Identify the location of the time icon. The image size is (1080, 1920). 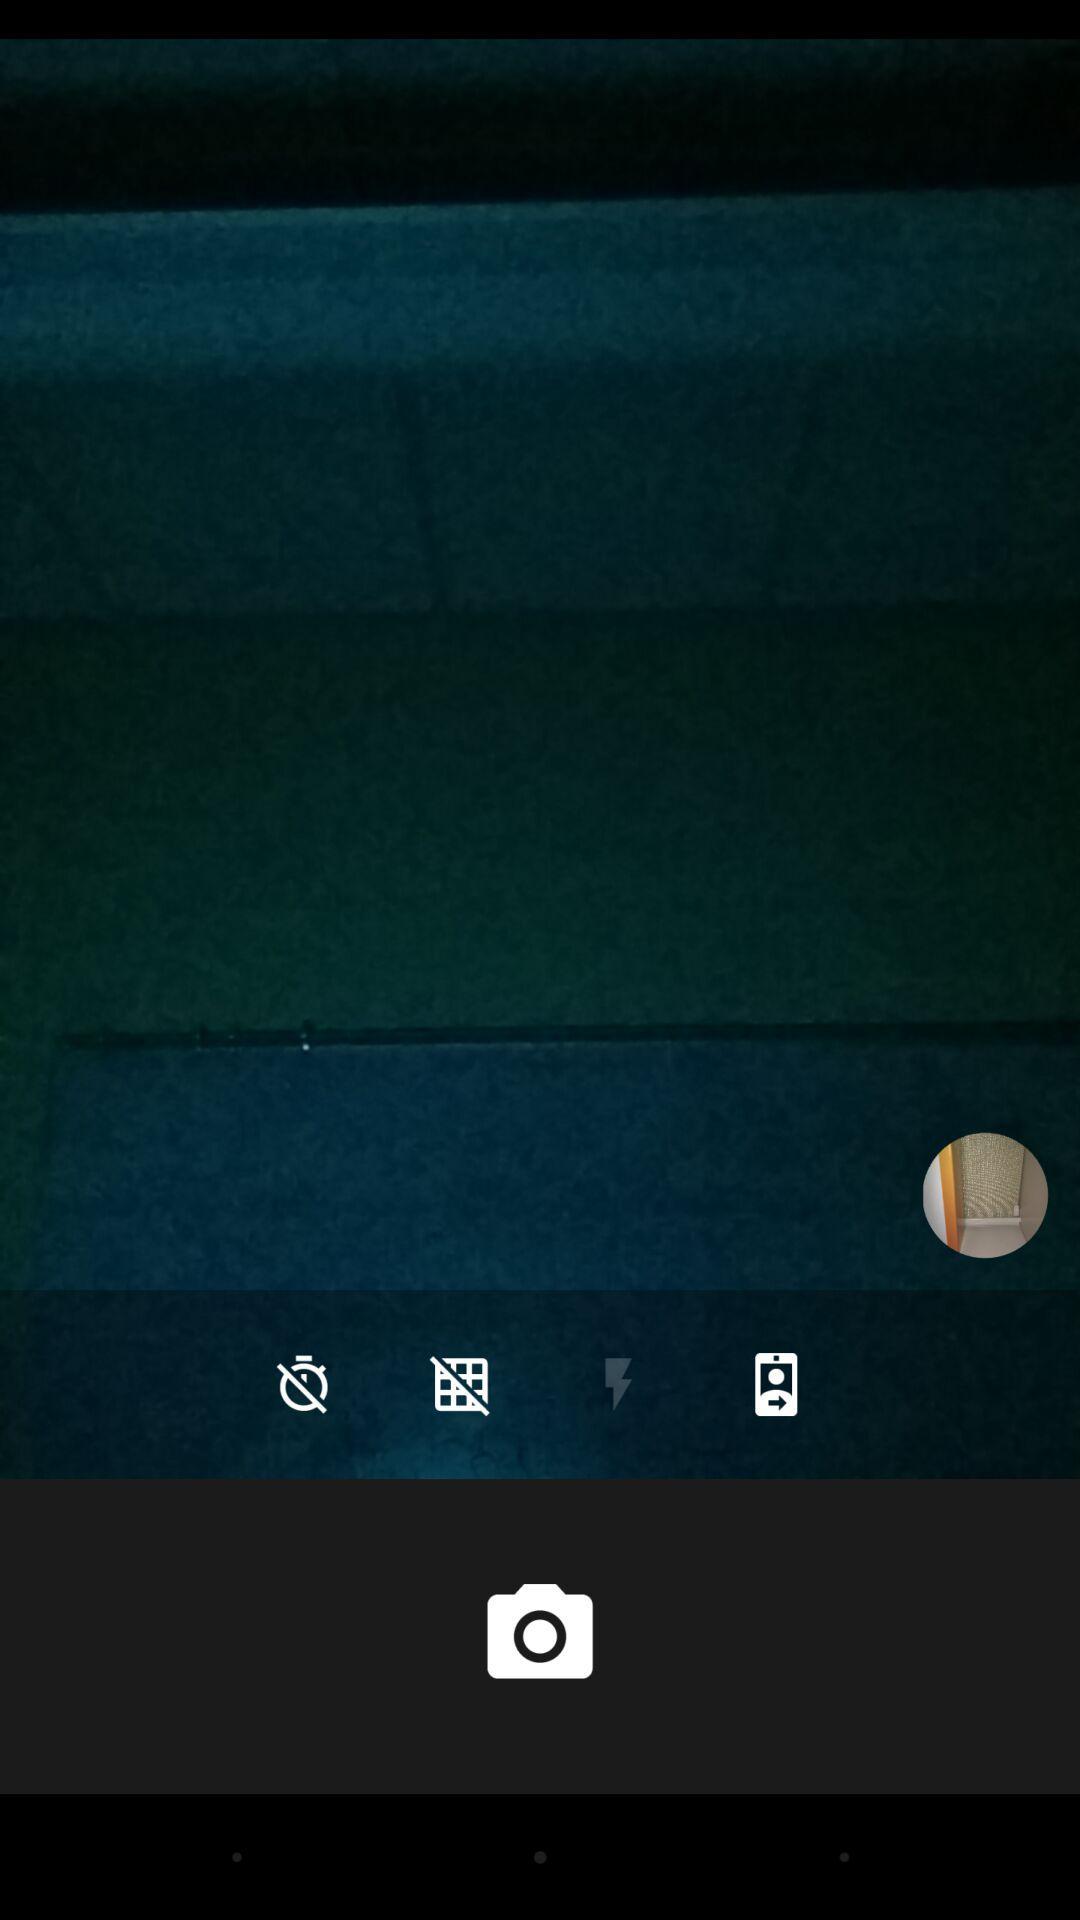
(303, 1383).